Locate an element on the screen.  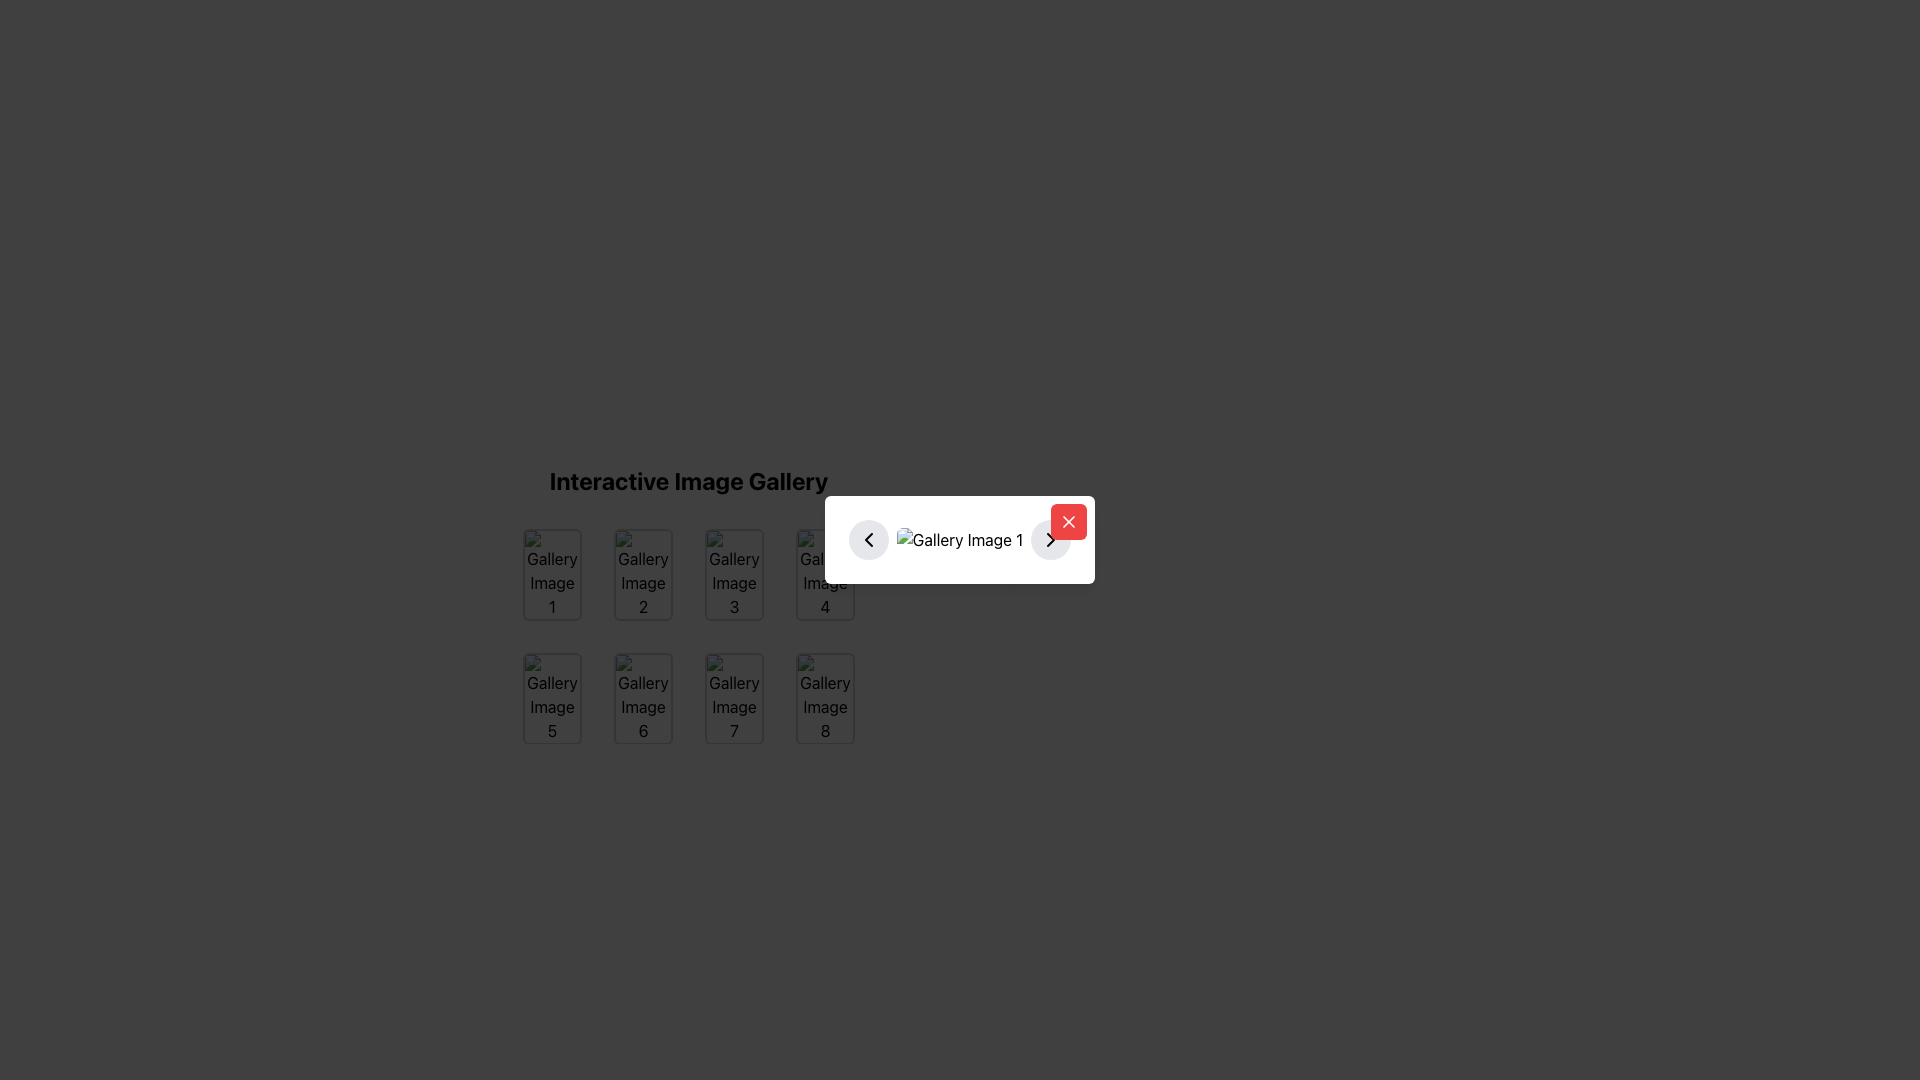
the clickable thumbnail image labeled 'Gallery Image 2' is located at coordinates (689, 572).